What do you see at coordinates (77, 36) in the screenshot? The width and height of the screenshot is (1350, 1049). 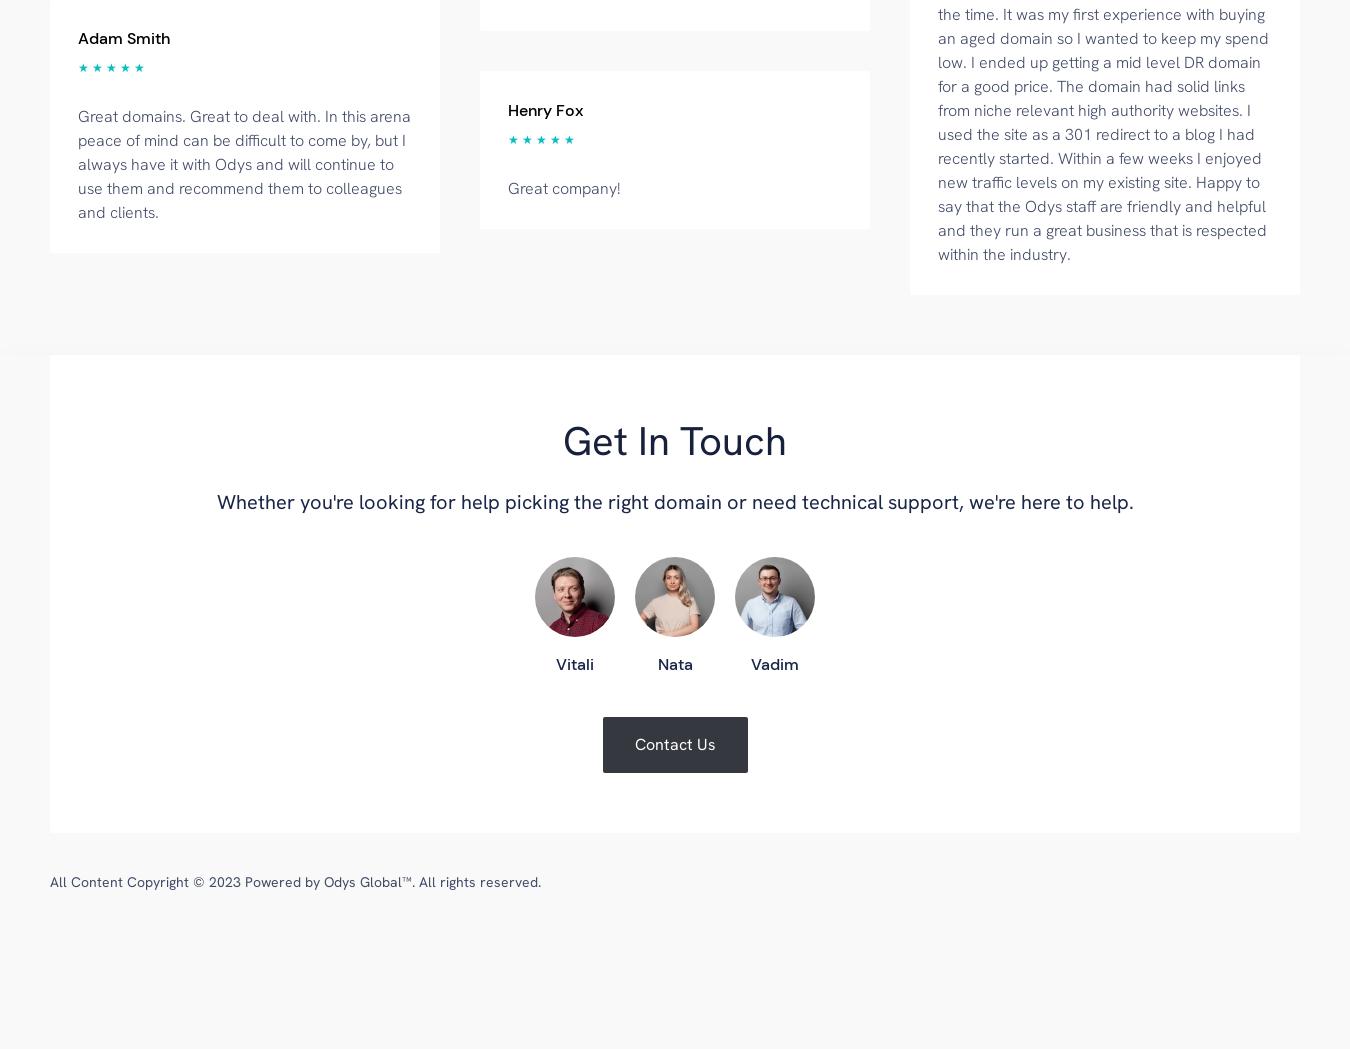 I see `'Adam Smith'` at bounding box center [77, 36].